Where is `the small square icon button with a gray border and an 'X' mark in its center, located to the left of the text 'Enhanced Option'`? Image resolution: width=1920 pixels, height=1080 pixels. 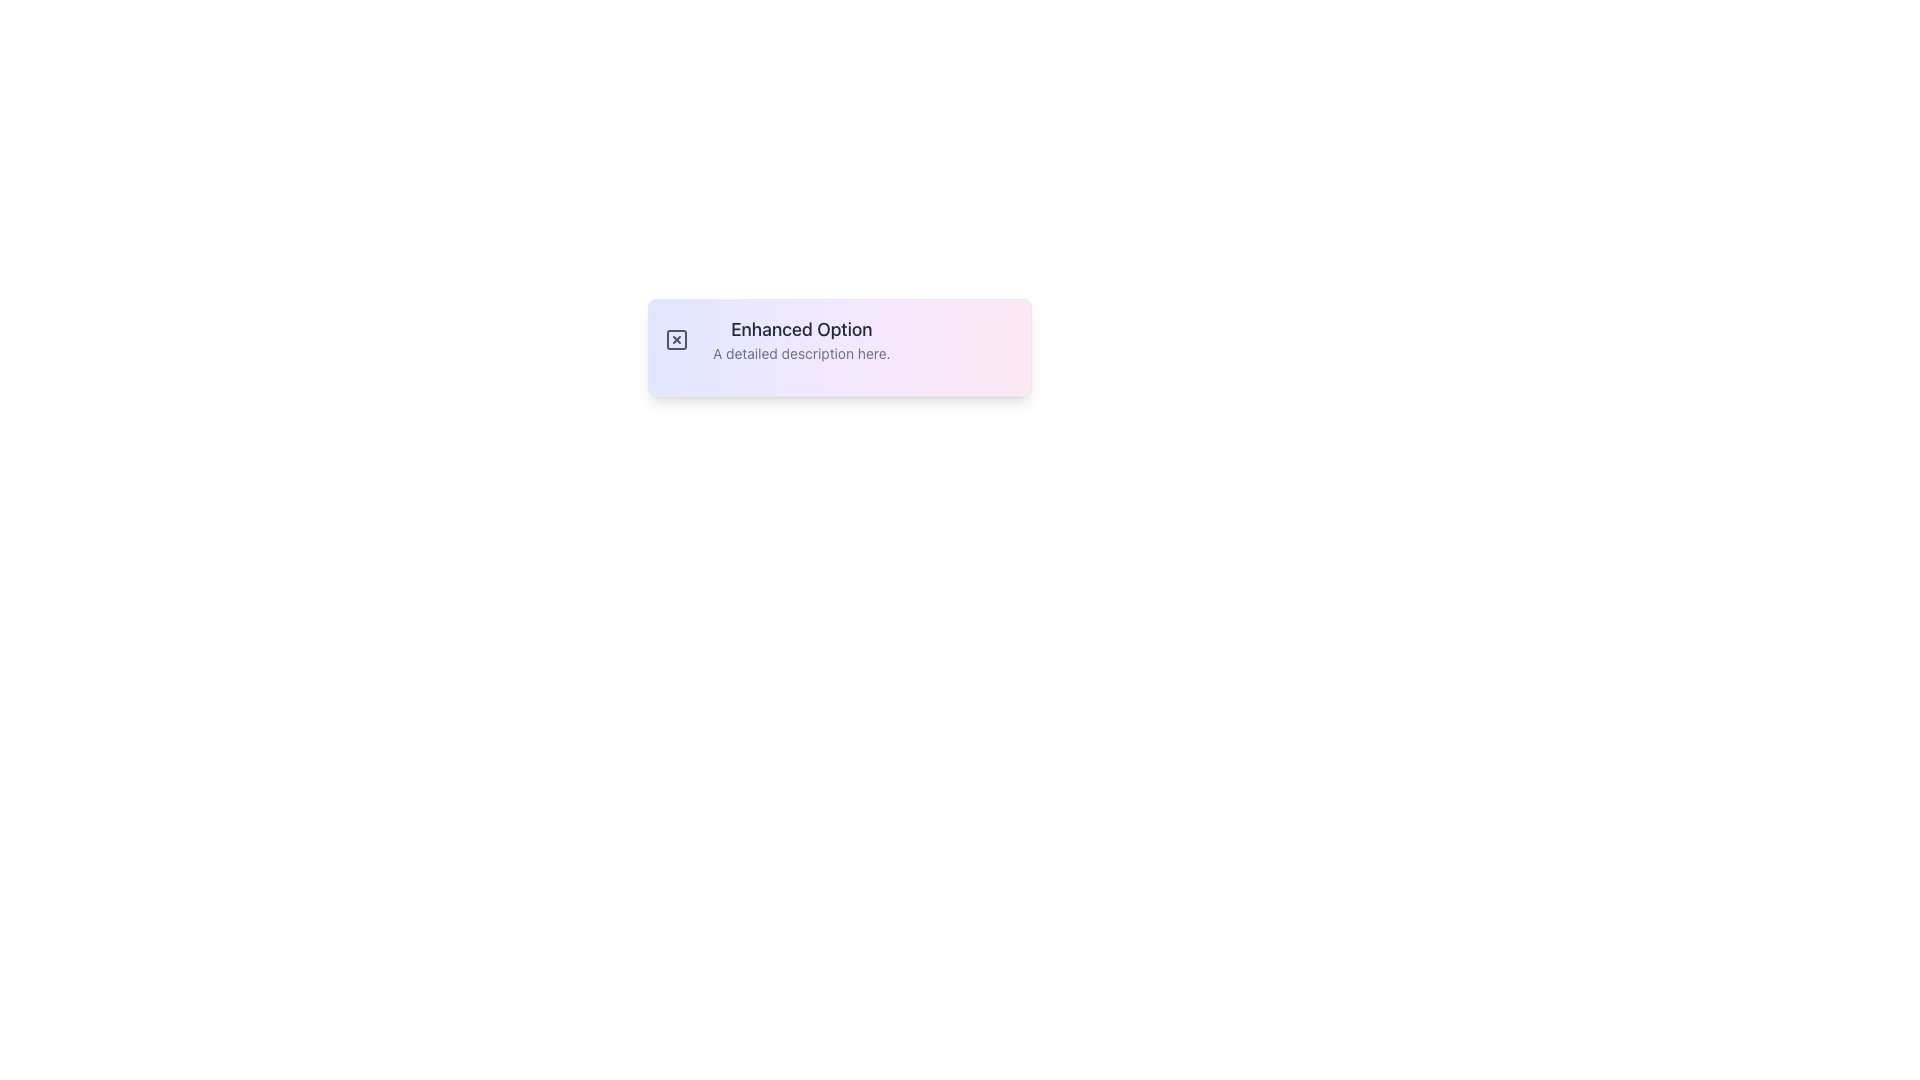 the small square icon button with a gray border and an 'X' mark in its center, located to the left of the text 'Enhanced Option' is located at coordinates (681, 338).